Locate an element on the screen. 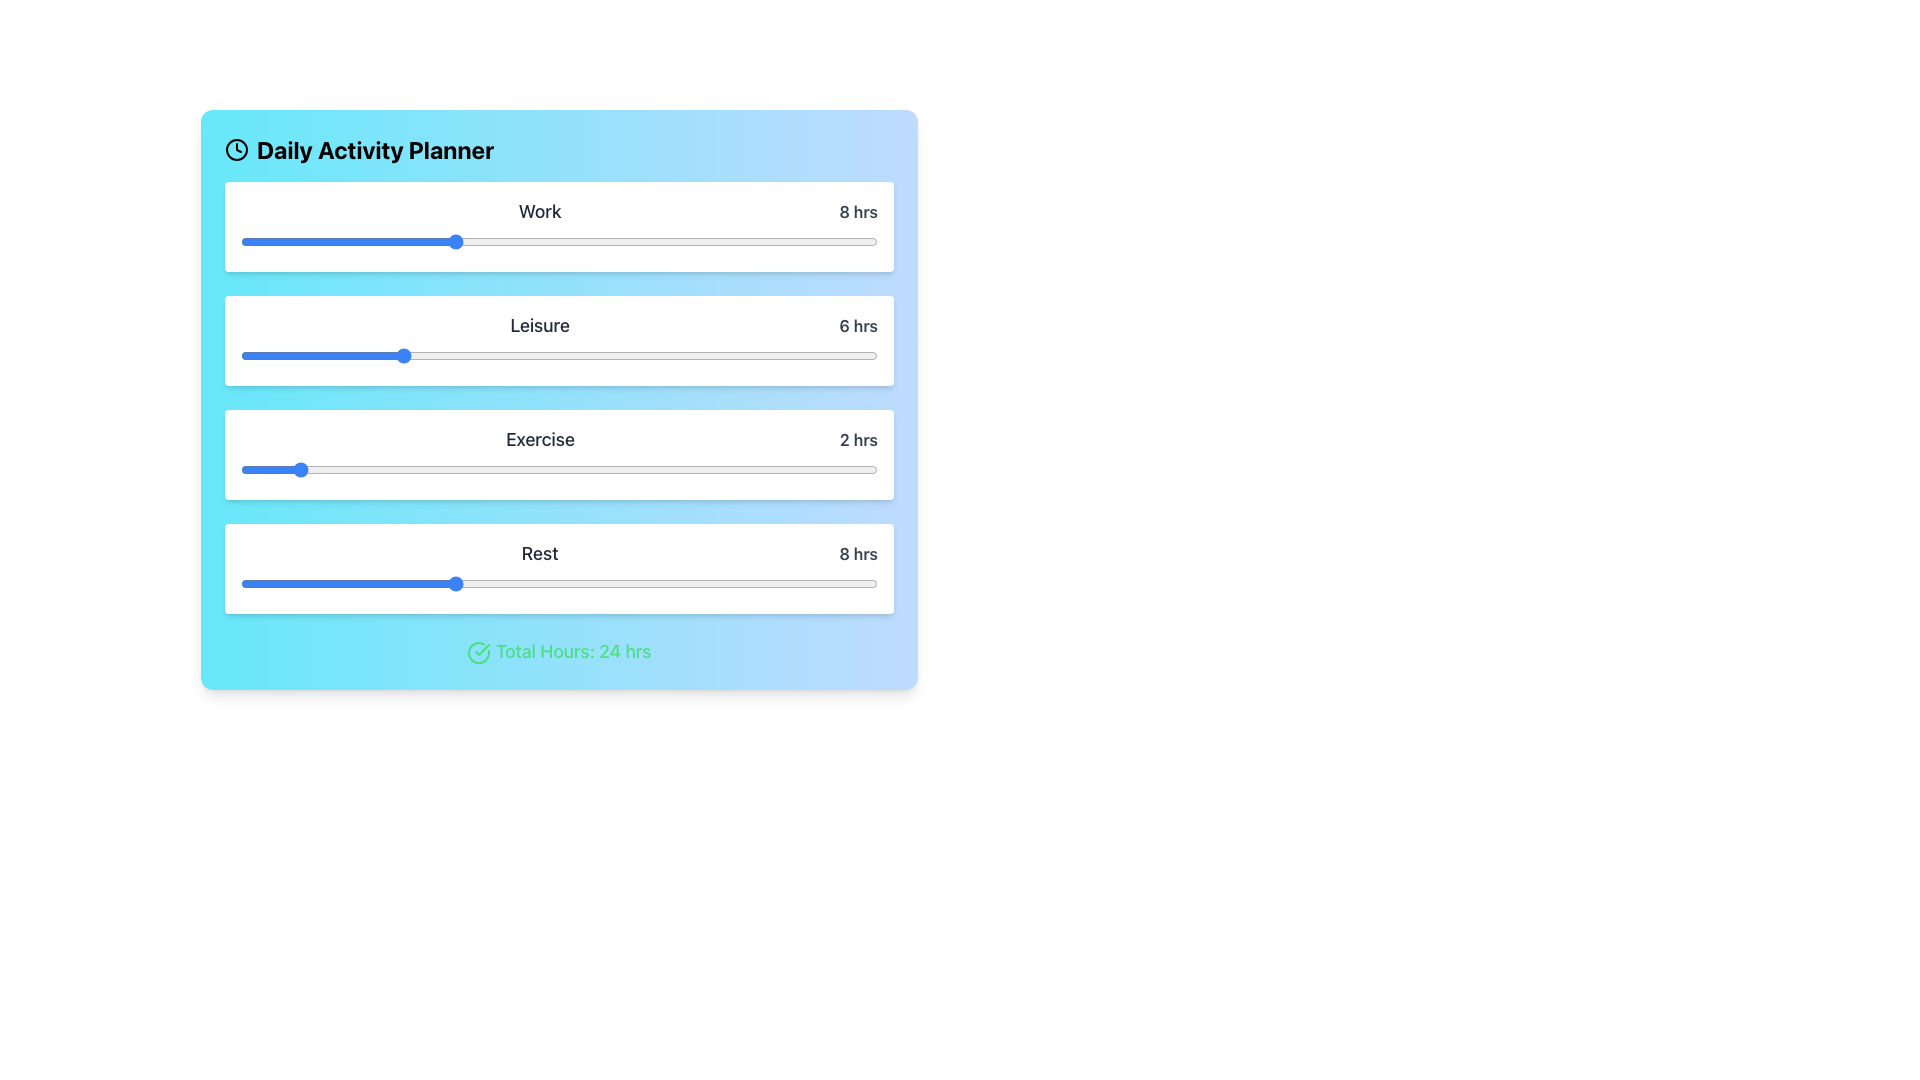 This screenshot has height=1080, width=1920. Exercise hours is located at coordinates (638, 470).